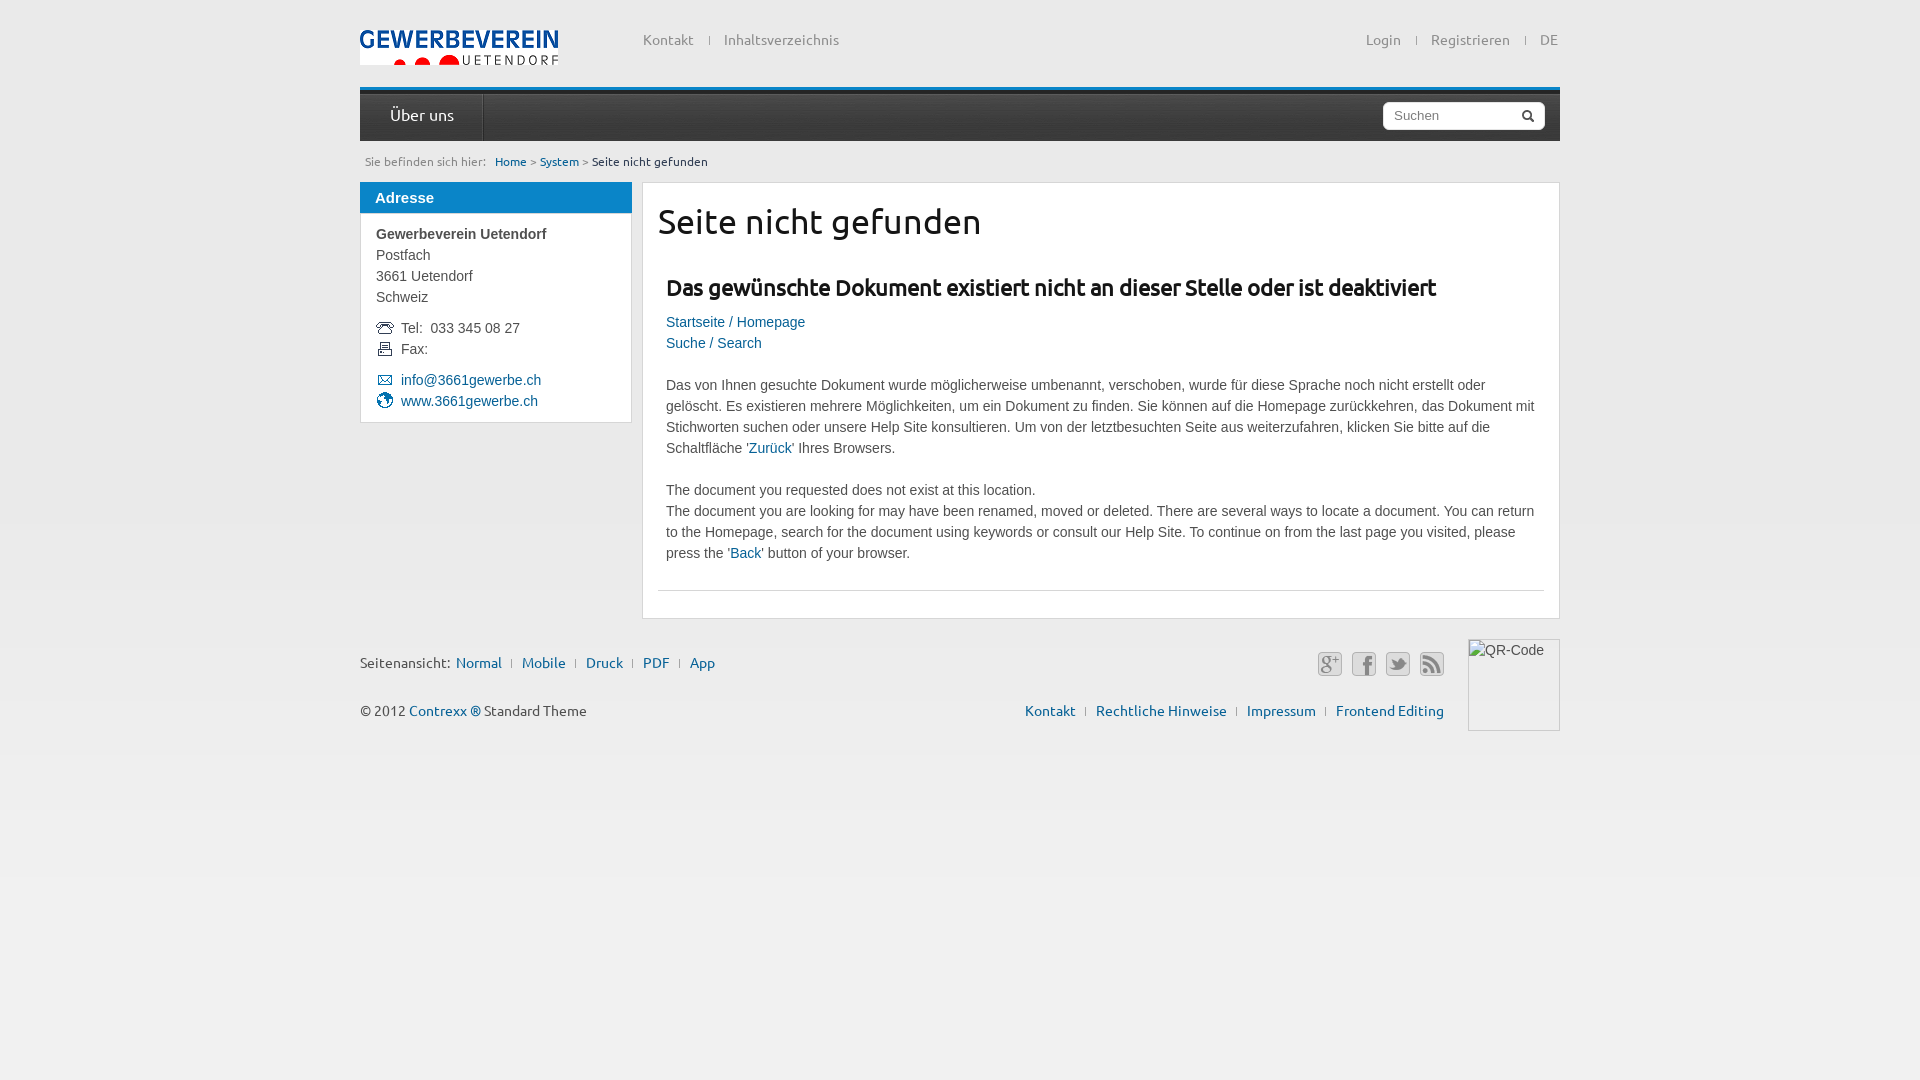  What do you see at coordinates (744, 552) in the screenshot?
I see `'Back'` at bounding box center [744, 552].